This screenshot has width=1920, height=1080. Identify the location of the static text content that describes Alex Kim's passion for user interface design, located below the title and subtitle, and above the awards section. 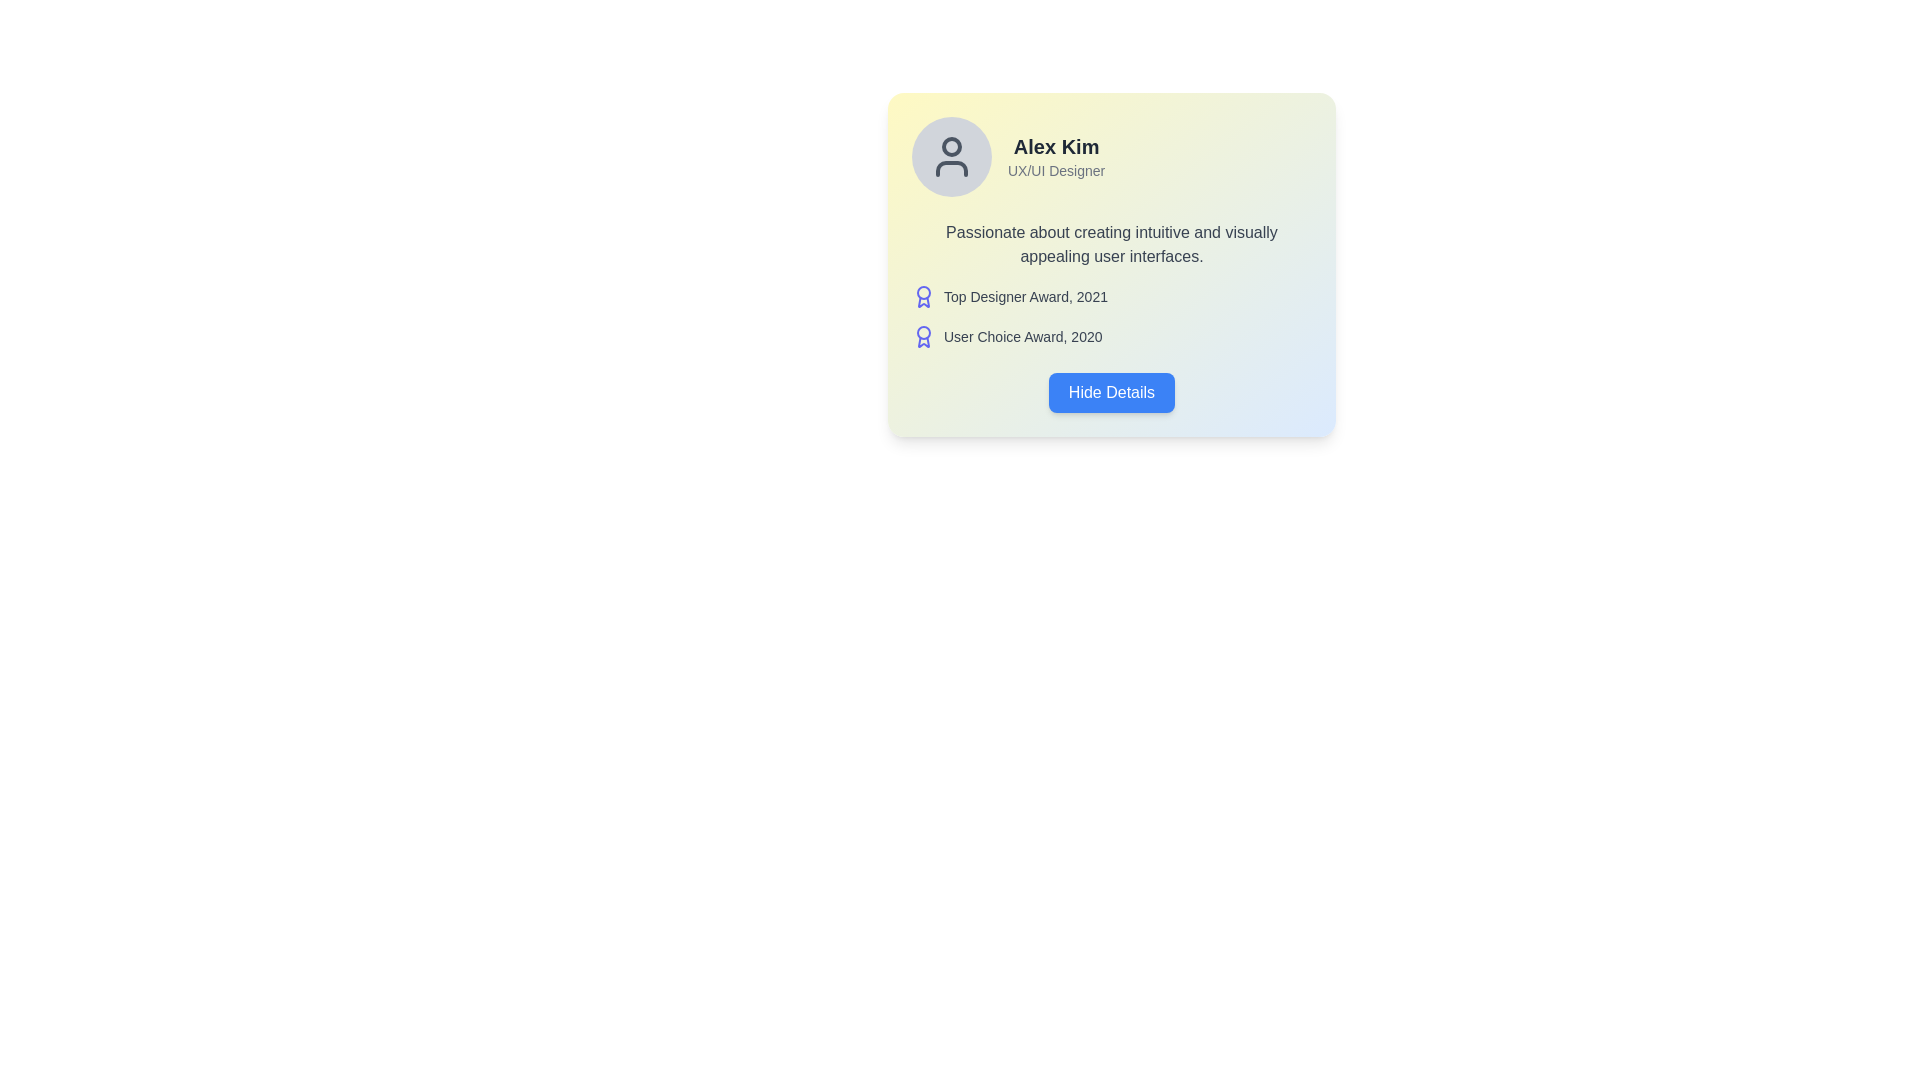
(1111, 244).